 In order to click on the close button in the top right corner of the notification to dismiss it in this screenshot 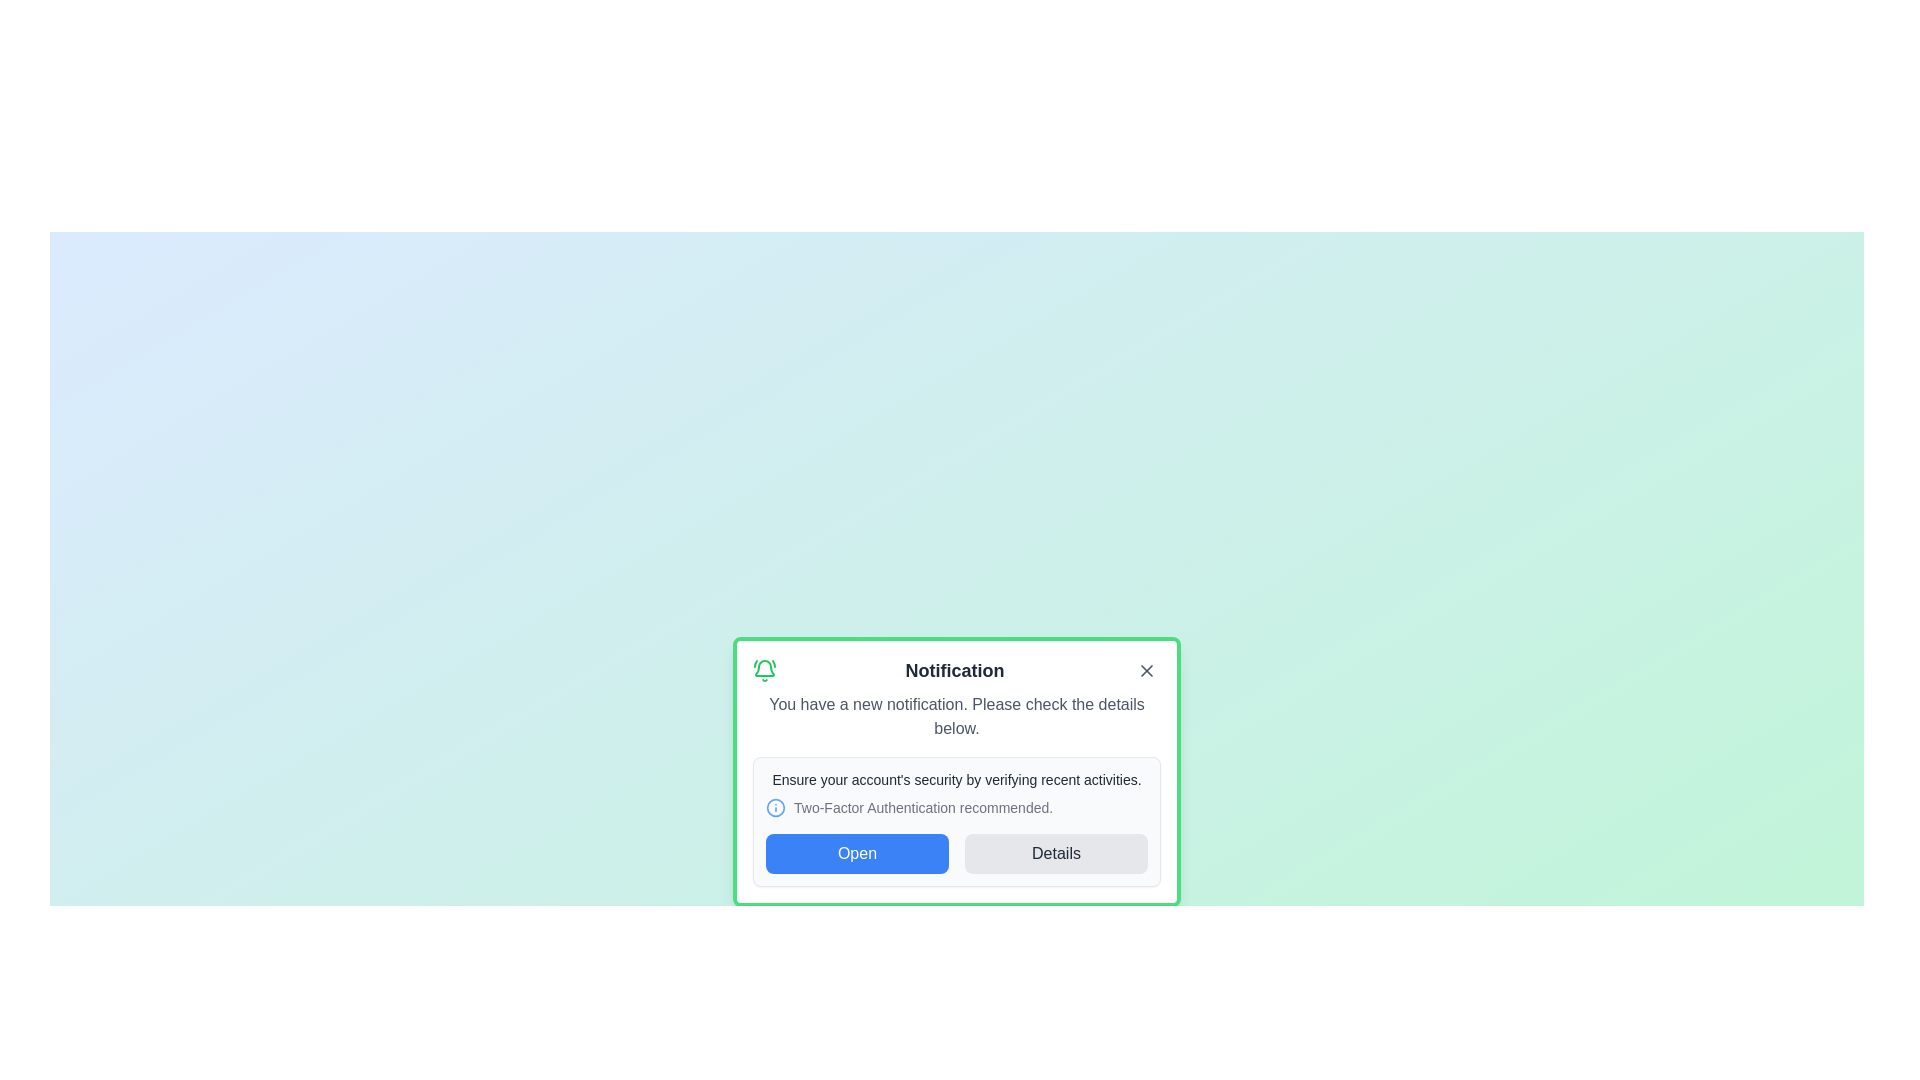, I will do `click(1147, 671)`.